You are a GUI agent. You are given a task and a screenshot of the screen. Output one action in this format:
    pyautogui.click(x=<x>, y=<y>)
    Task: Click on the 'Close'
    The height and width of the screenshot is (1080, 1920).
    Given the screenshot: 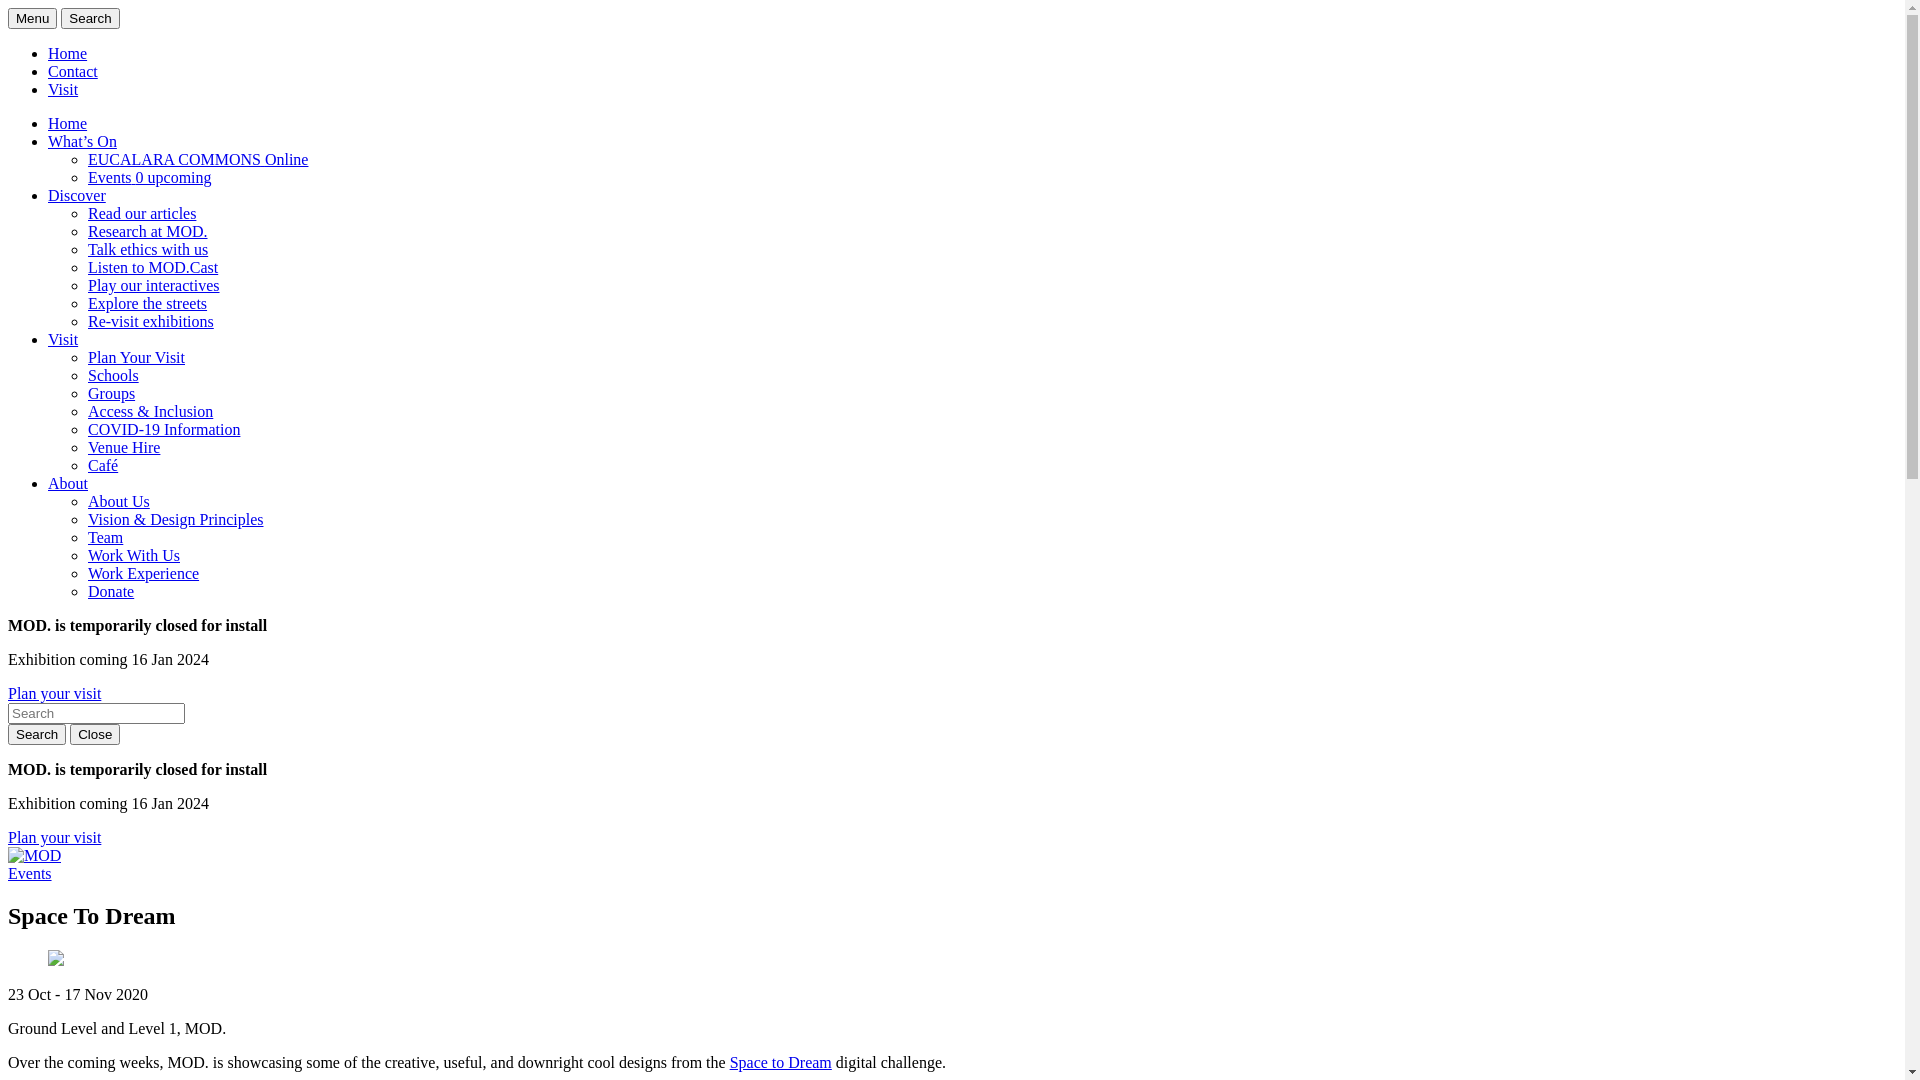 What is the action you would take?
    pyautogui.click(x=94, y=734)
    